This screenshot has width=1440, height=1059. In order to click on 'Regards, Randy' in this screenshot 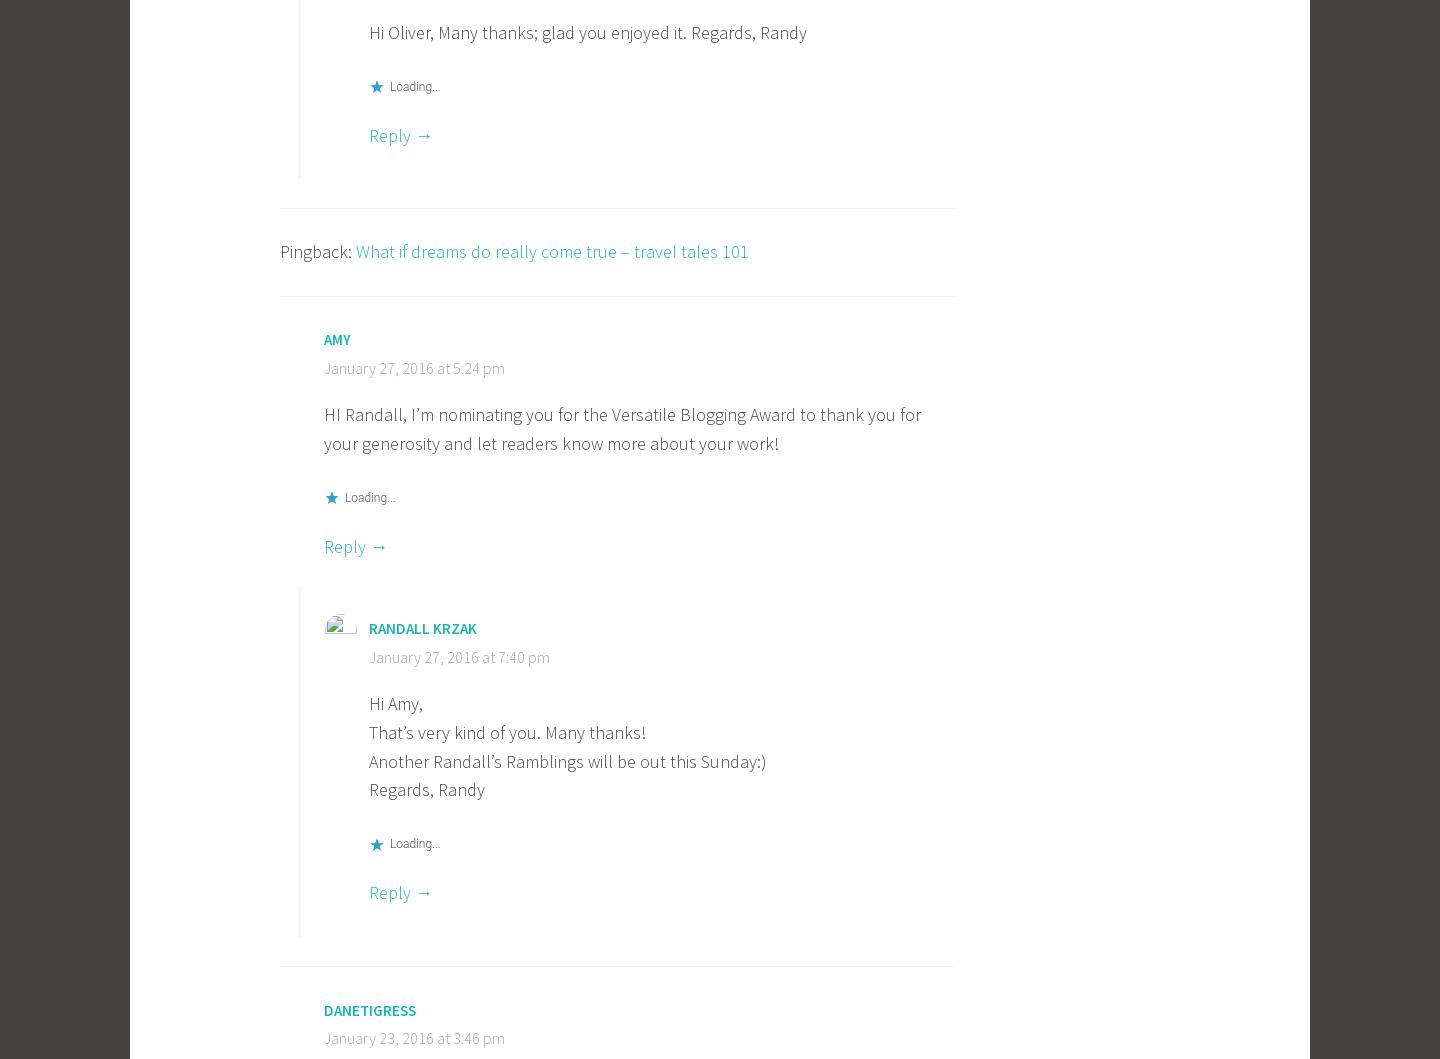, I will do `click(367, 788)`.